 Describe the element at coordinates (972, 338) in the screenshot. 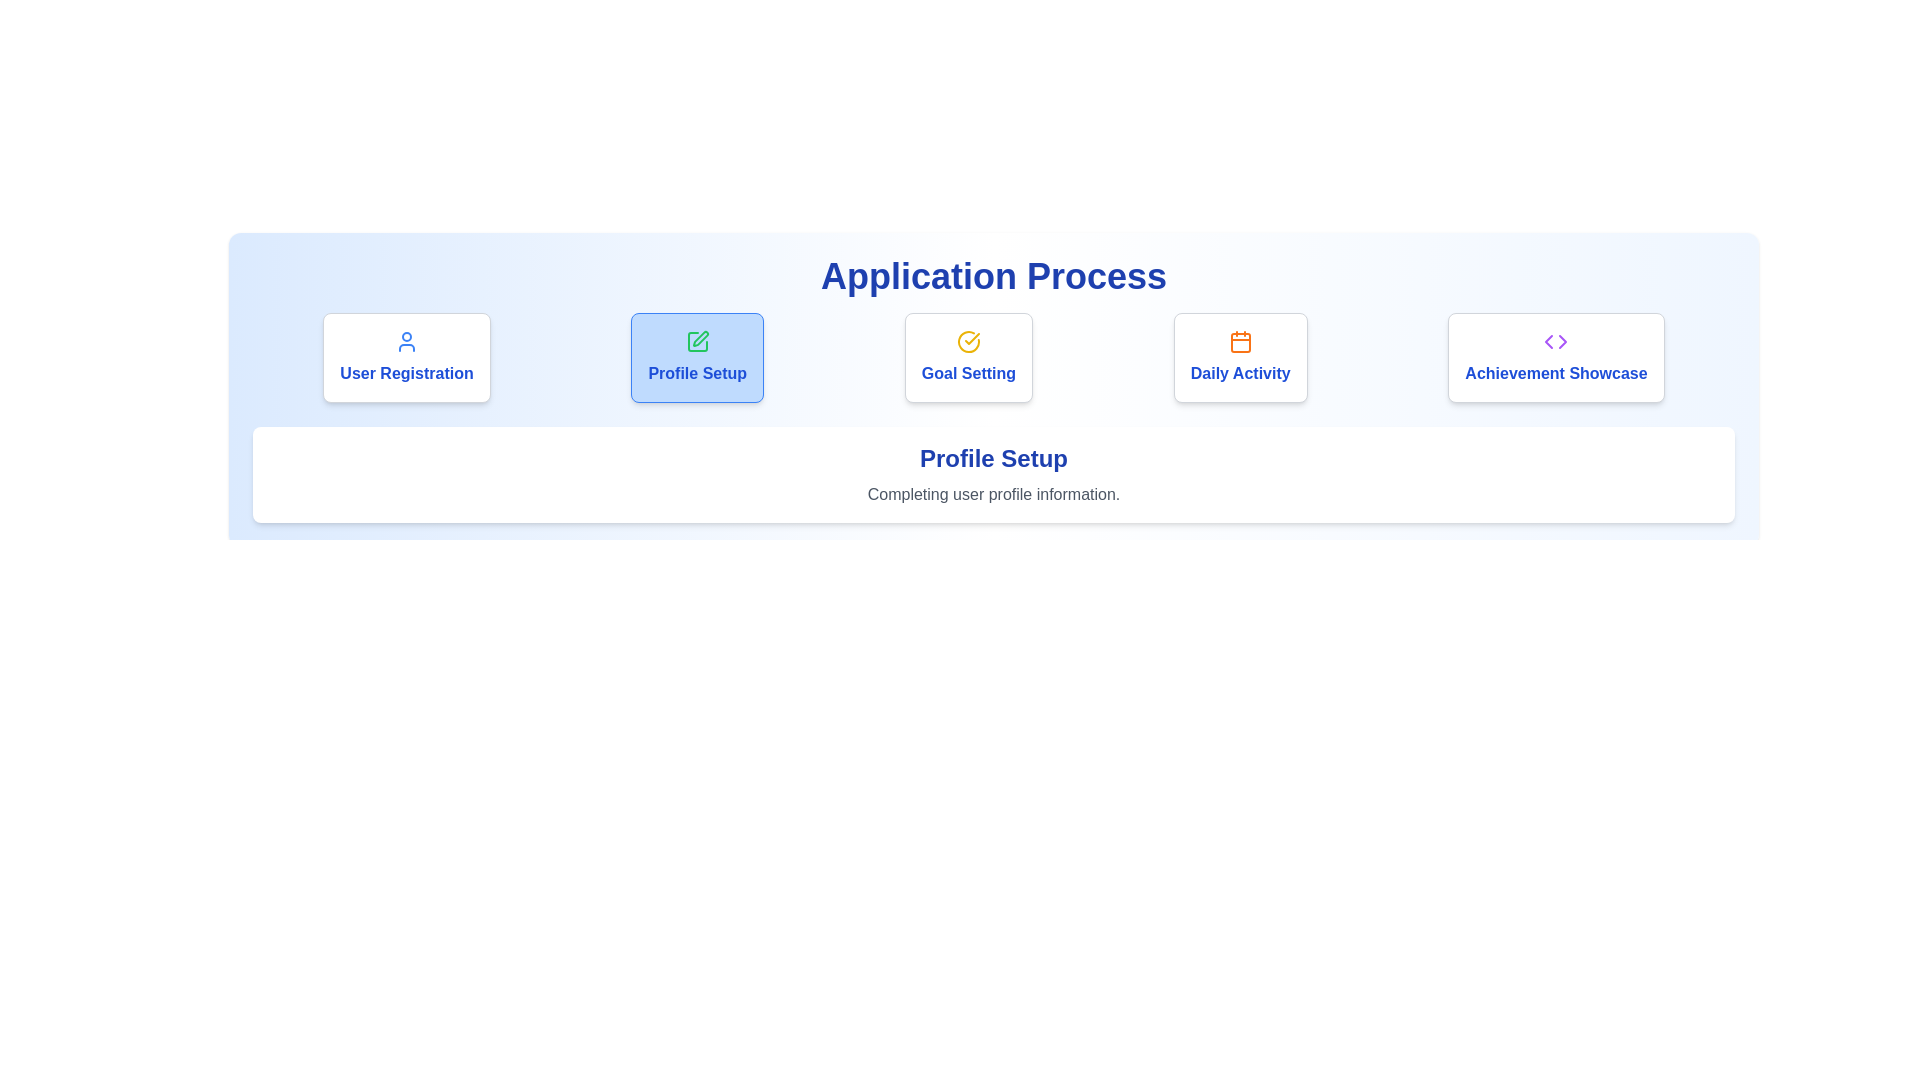

I see `the checkmark icon contained within a circular outline in the 'Profile Setup' section` at that location.